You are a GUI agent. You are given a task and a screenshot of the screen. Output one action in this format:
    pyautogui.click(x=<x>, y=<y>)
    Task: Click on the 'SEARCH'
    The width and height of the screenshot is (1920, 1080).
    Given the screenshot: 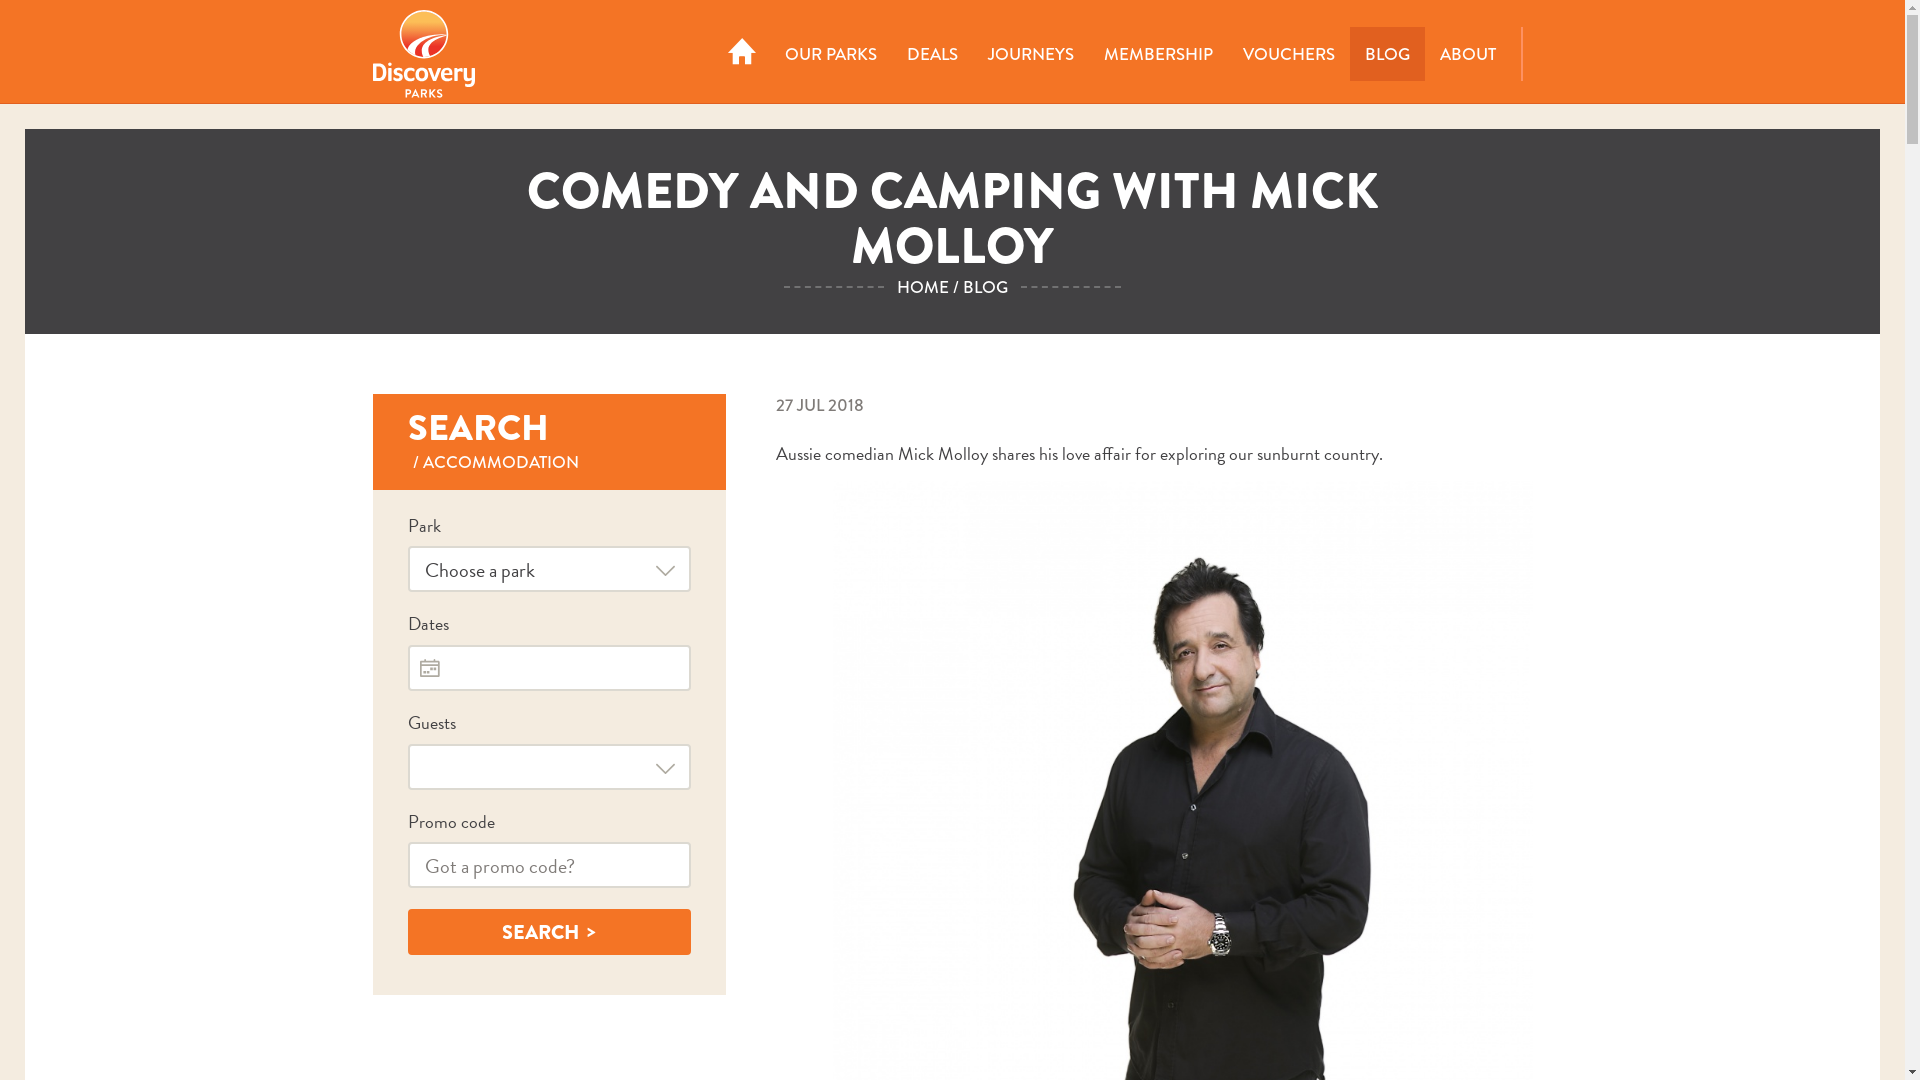 What is the action you would take?
    pyautogui.click(x=407, y=932)
    